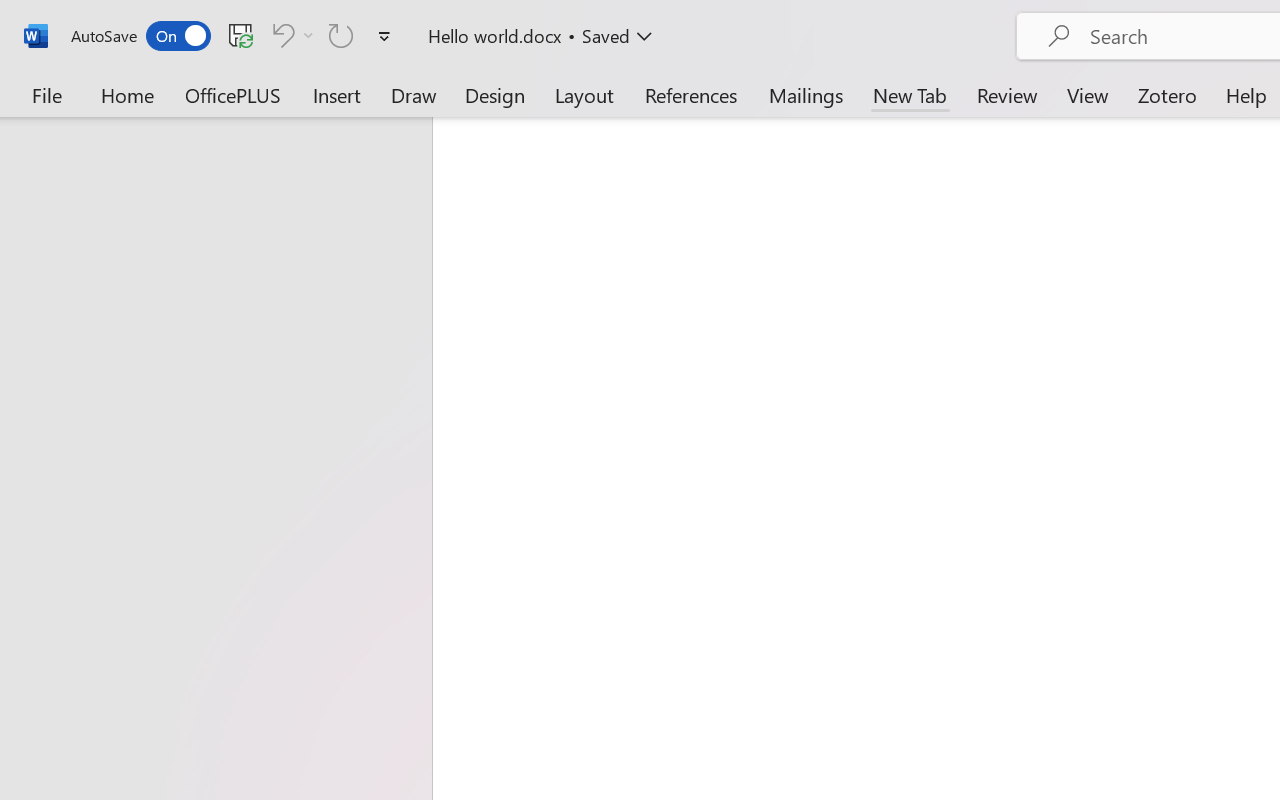 The image size is (1280, 800). What do you see at coordinates (279, 34) in the screenshot?
I see `'Can'` at bounding box center [279, 34].